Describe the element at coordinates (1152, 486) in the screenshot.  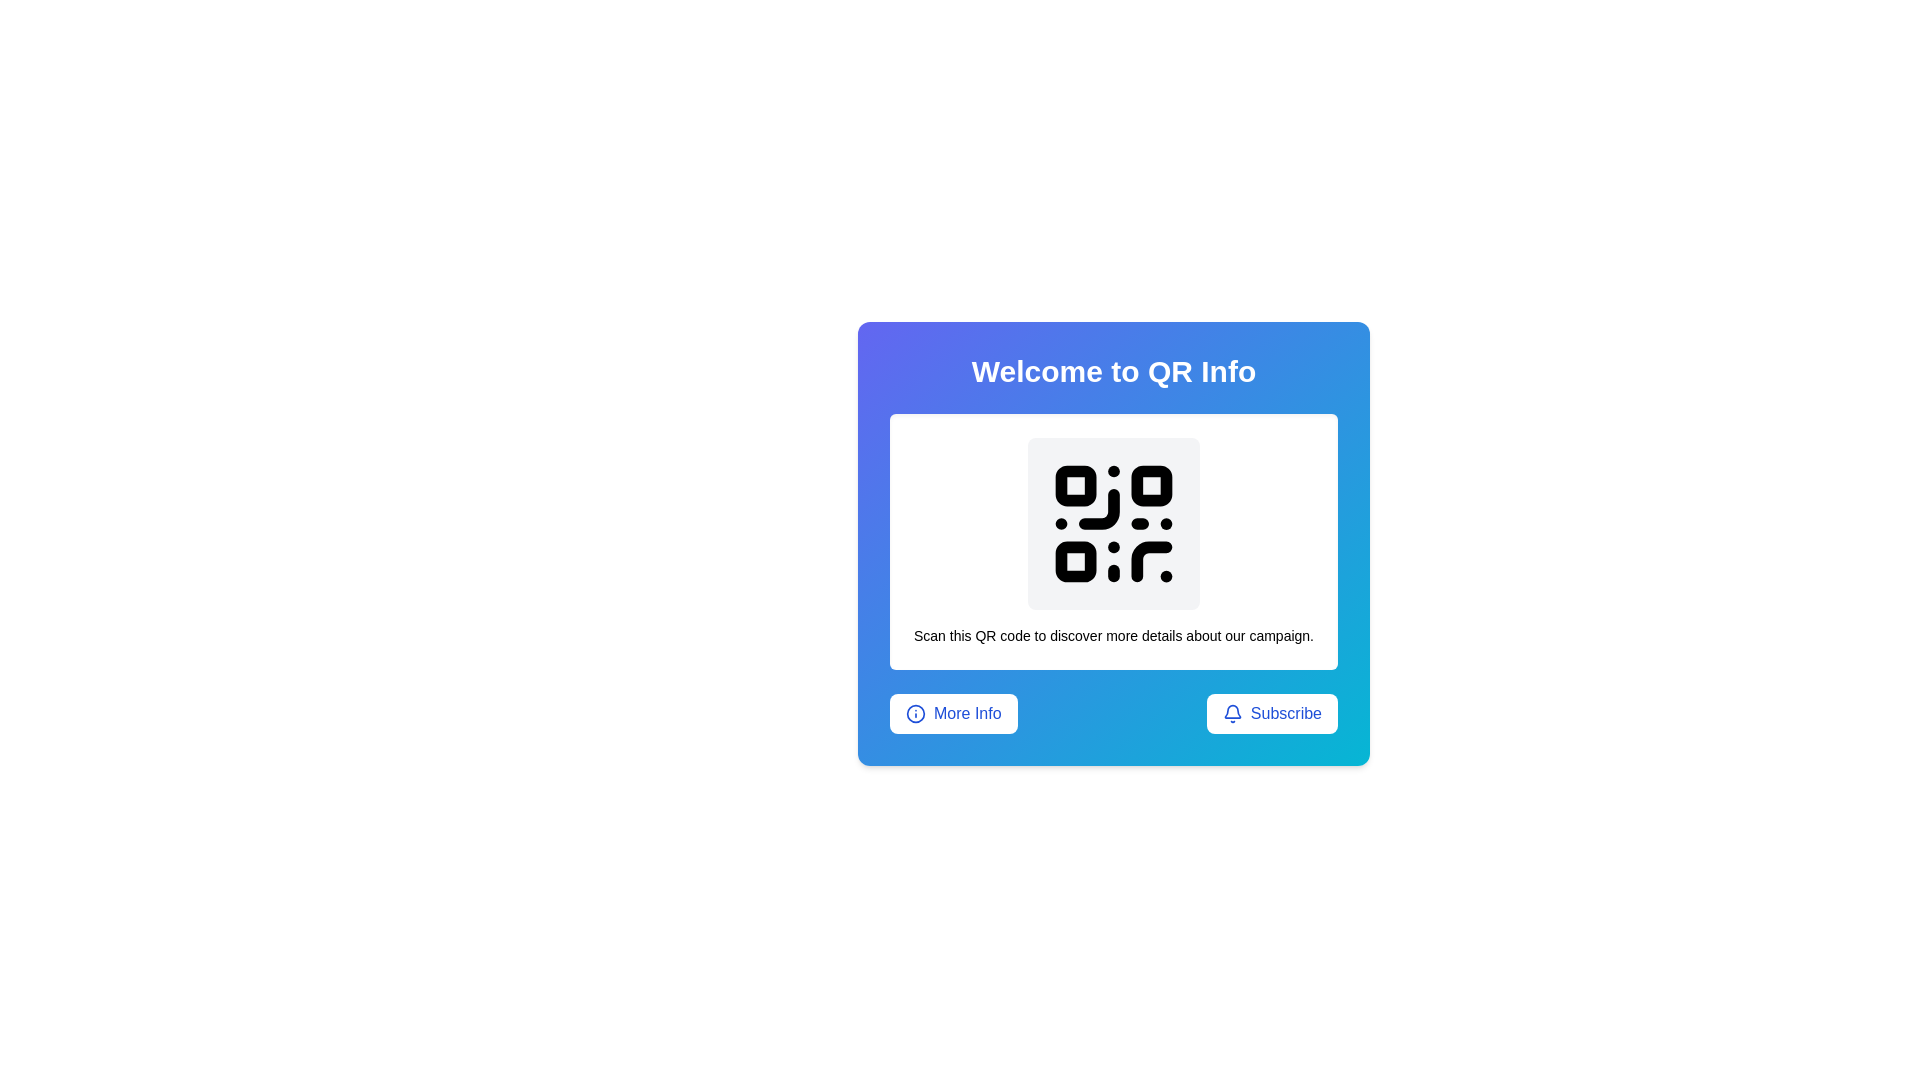
I see `the second black-bordered square in the top-right corner of the QR code` at that location.